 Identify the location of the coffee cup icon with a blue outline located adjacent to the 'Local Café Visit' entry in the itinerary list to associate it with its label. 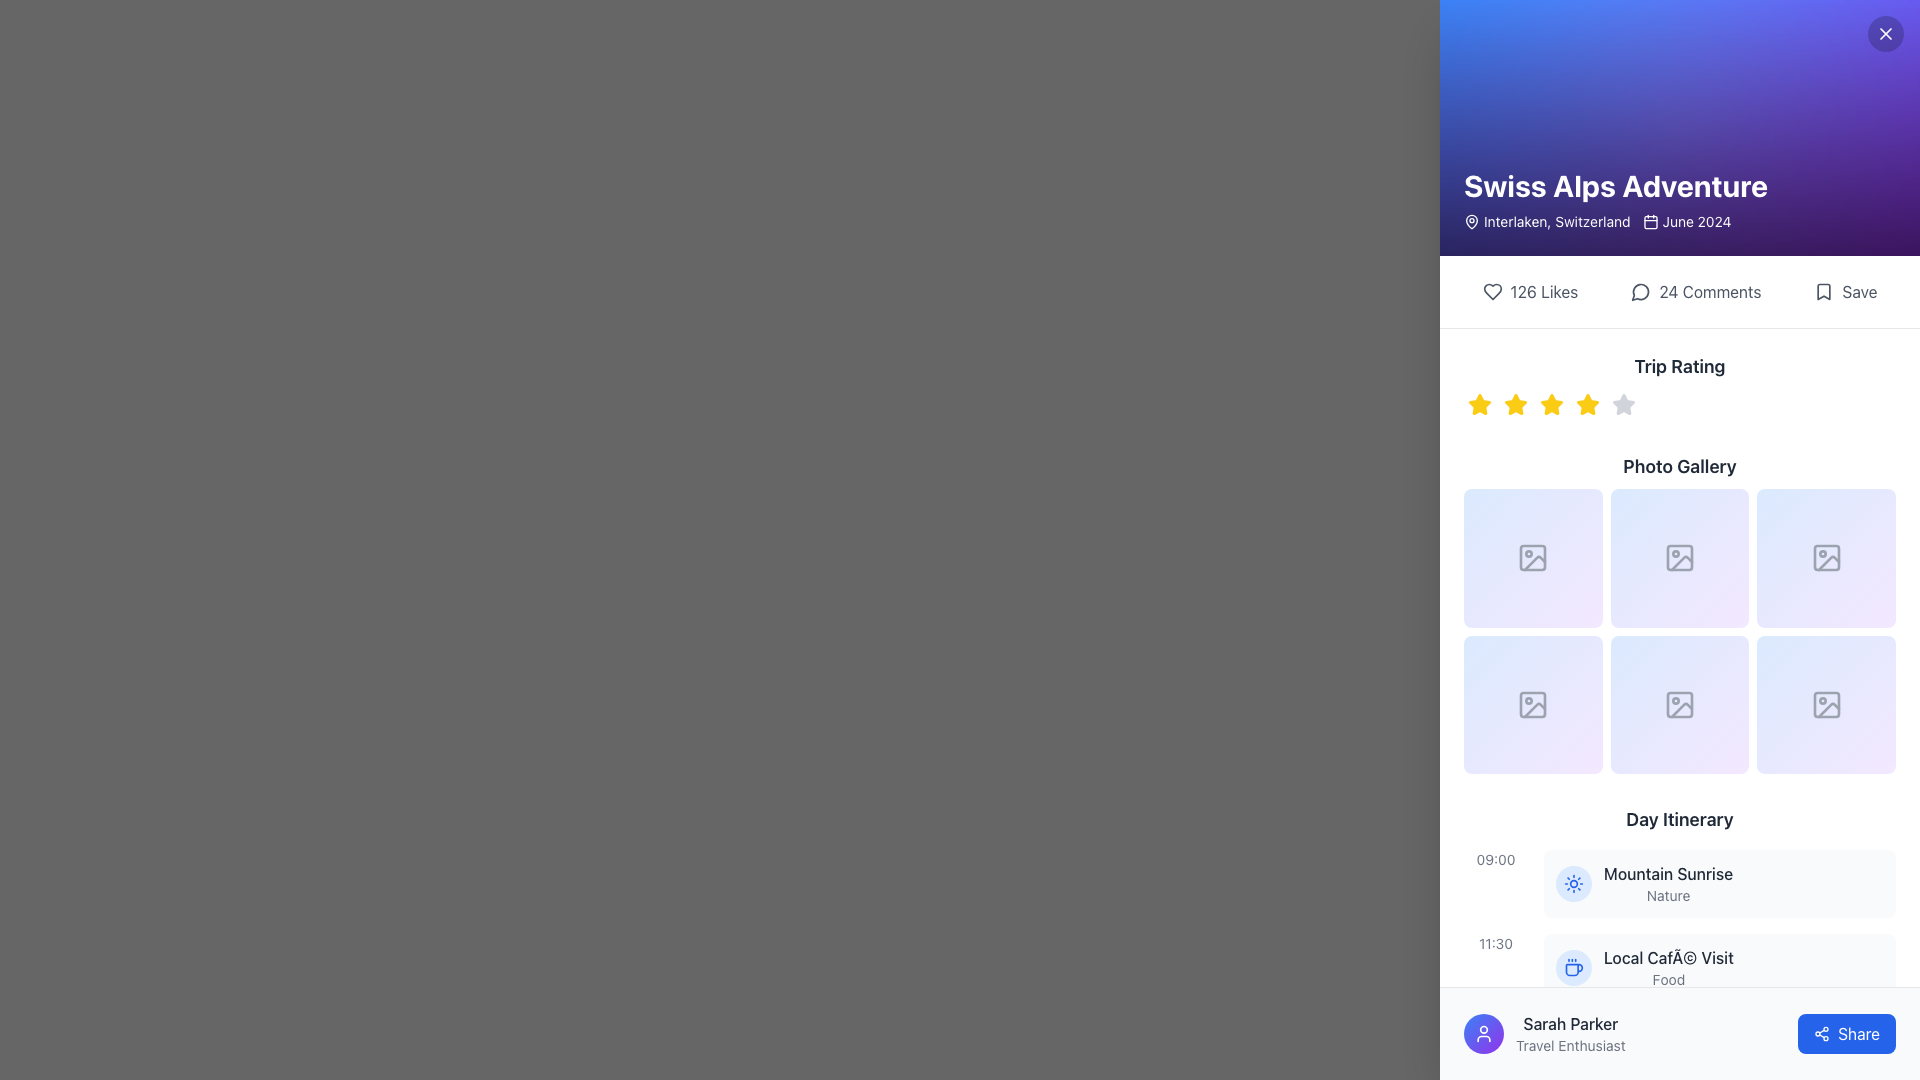
(1573, 967).